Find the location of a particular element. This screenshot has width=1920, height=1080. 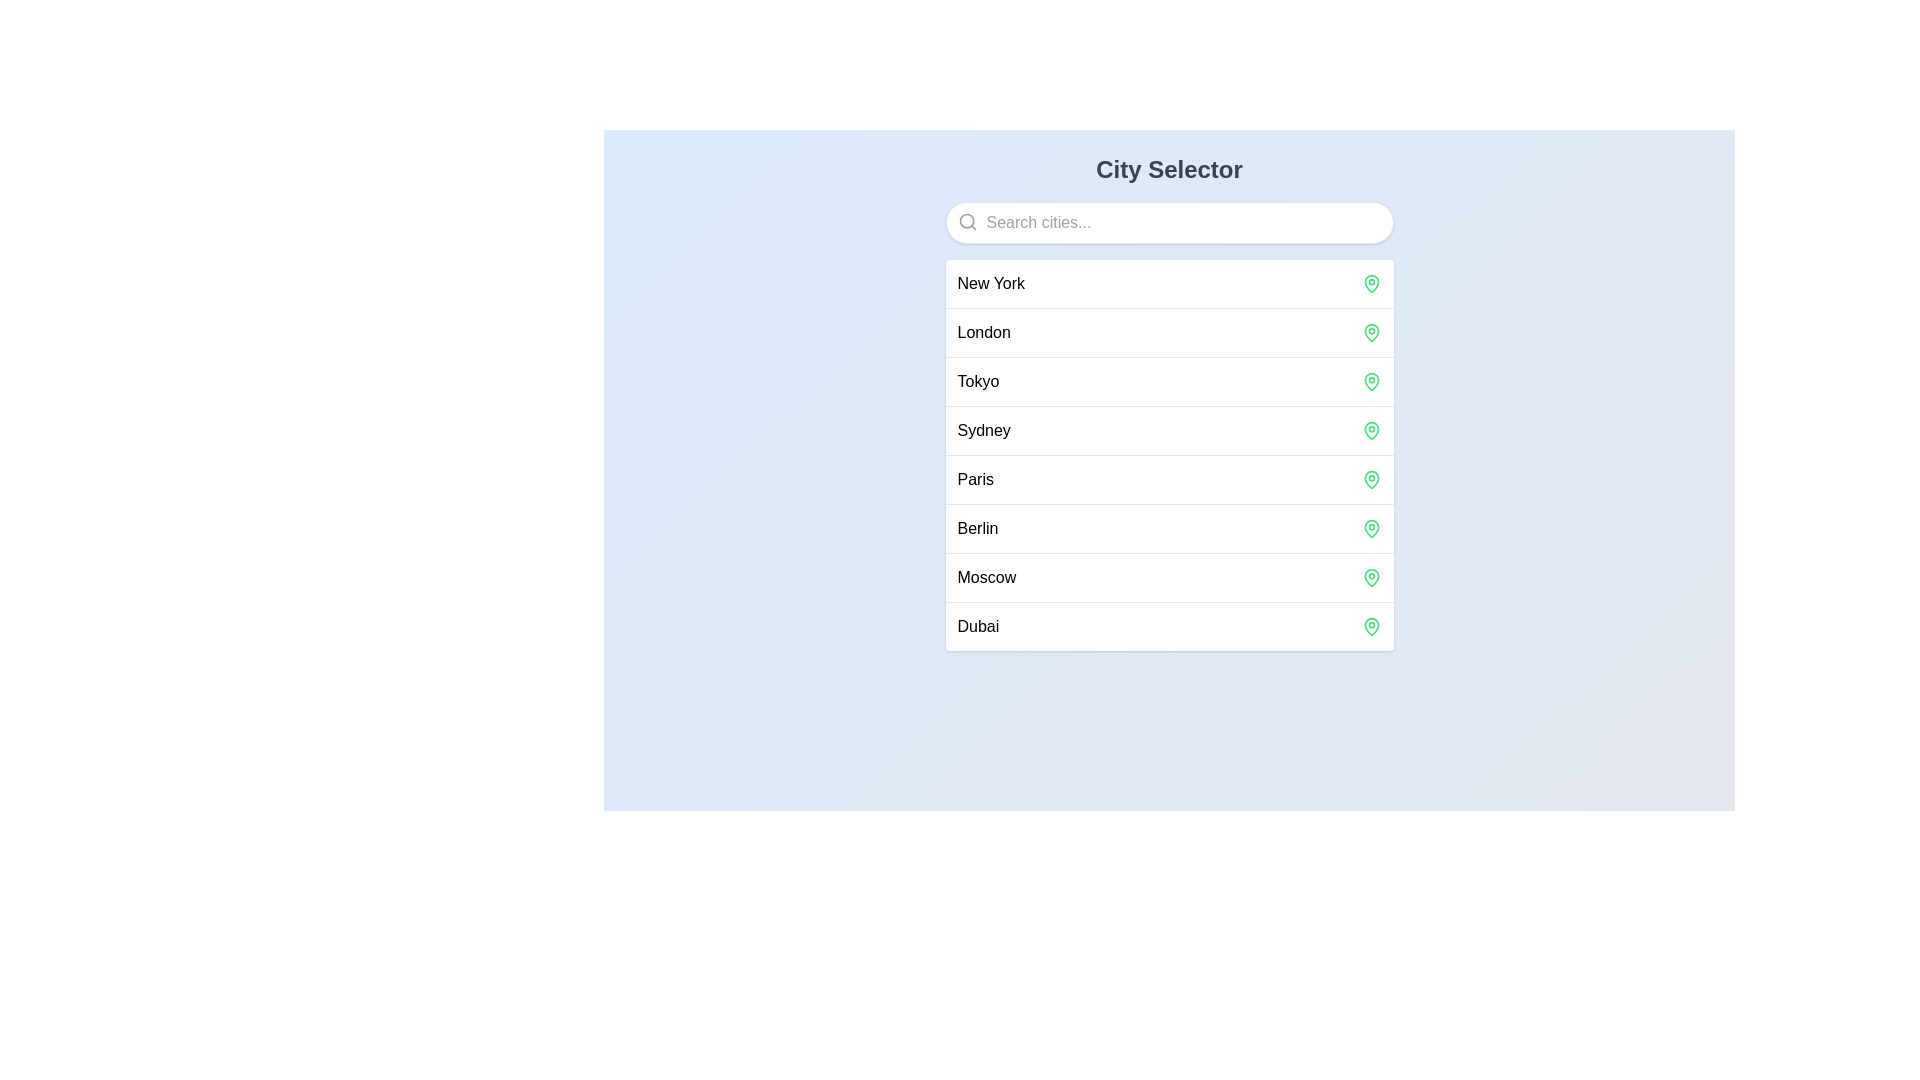

the pin icon with a green outline representing a location marker next to the 'Tokyo' list item is located at coordinates (1370, 381).